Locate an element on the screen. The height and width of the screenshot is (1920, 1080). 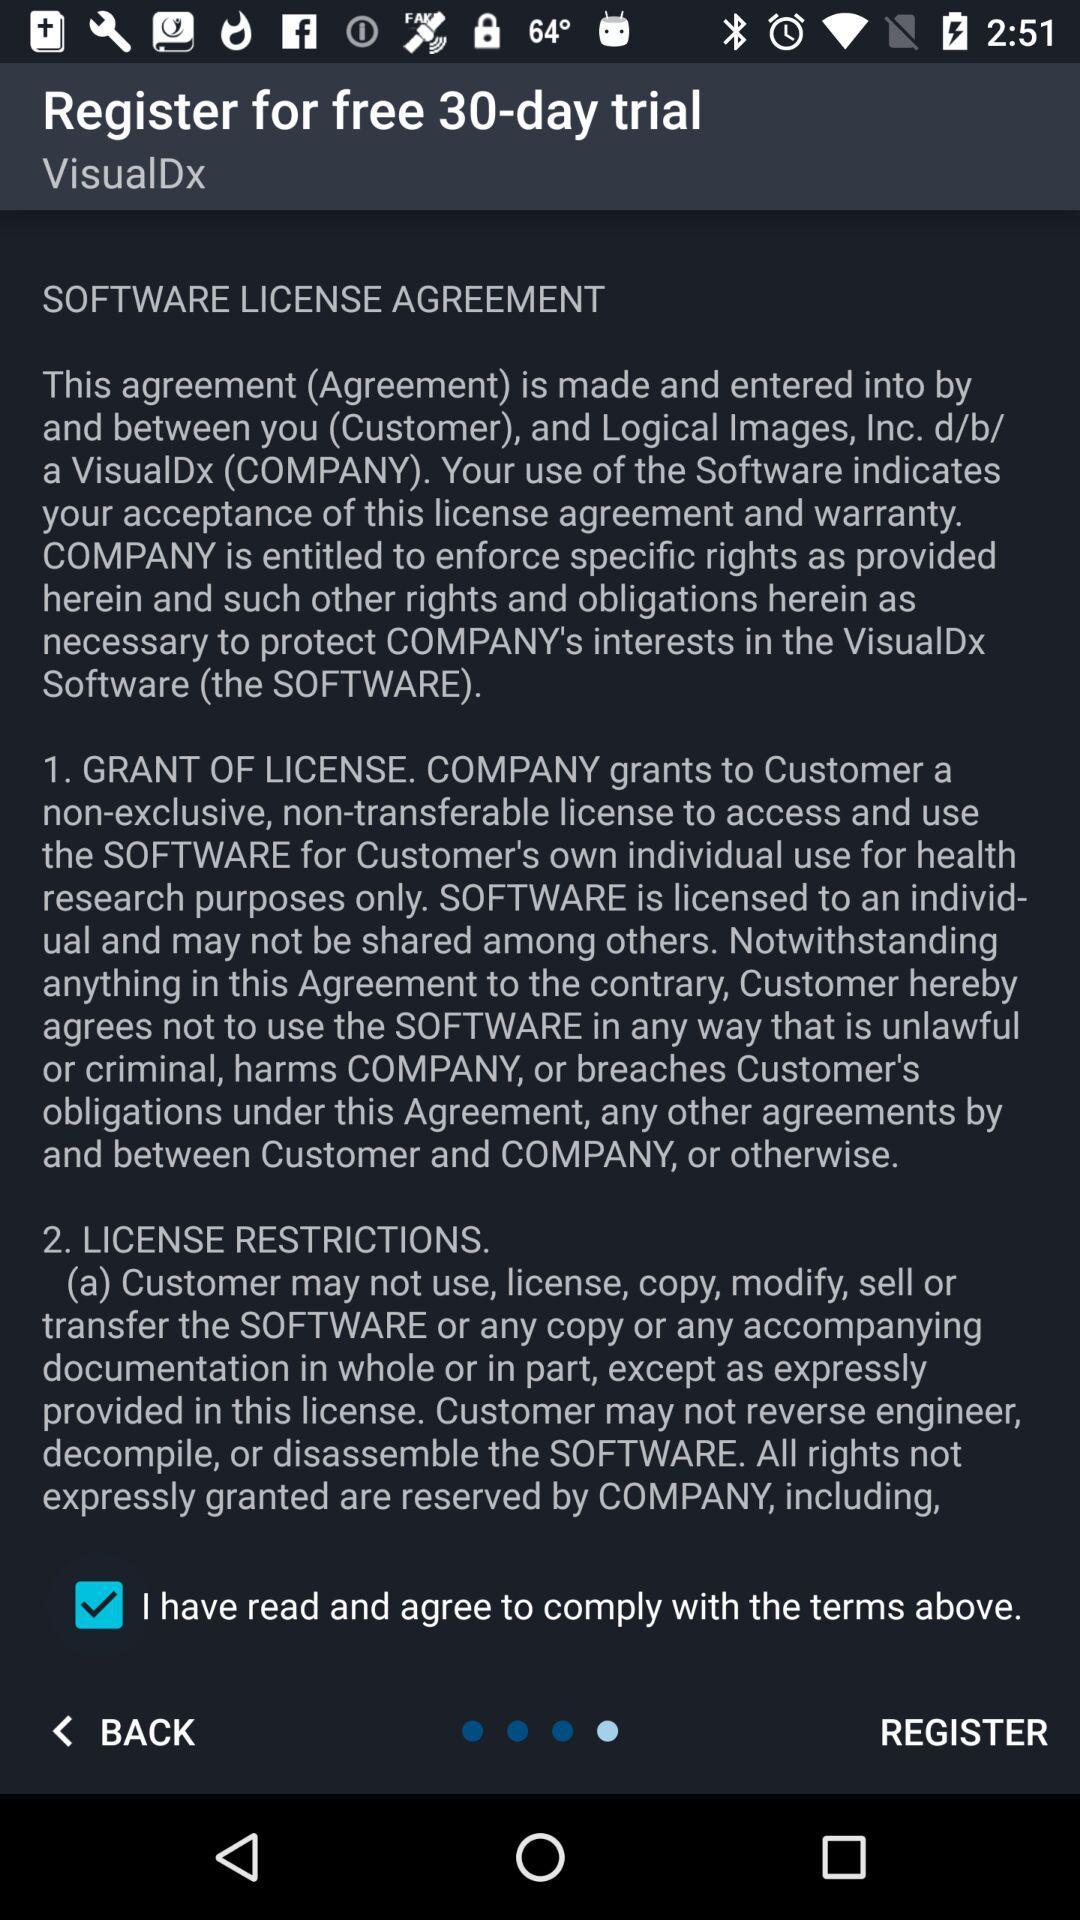
the icon at the bottom left corner is located at coordinates (115, 1730).